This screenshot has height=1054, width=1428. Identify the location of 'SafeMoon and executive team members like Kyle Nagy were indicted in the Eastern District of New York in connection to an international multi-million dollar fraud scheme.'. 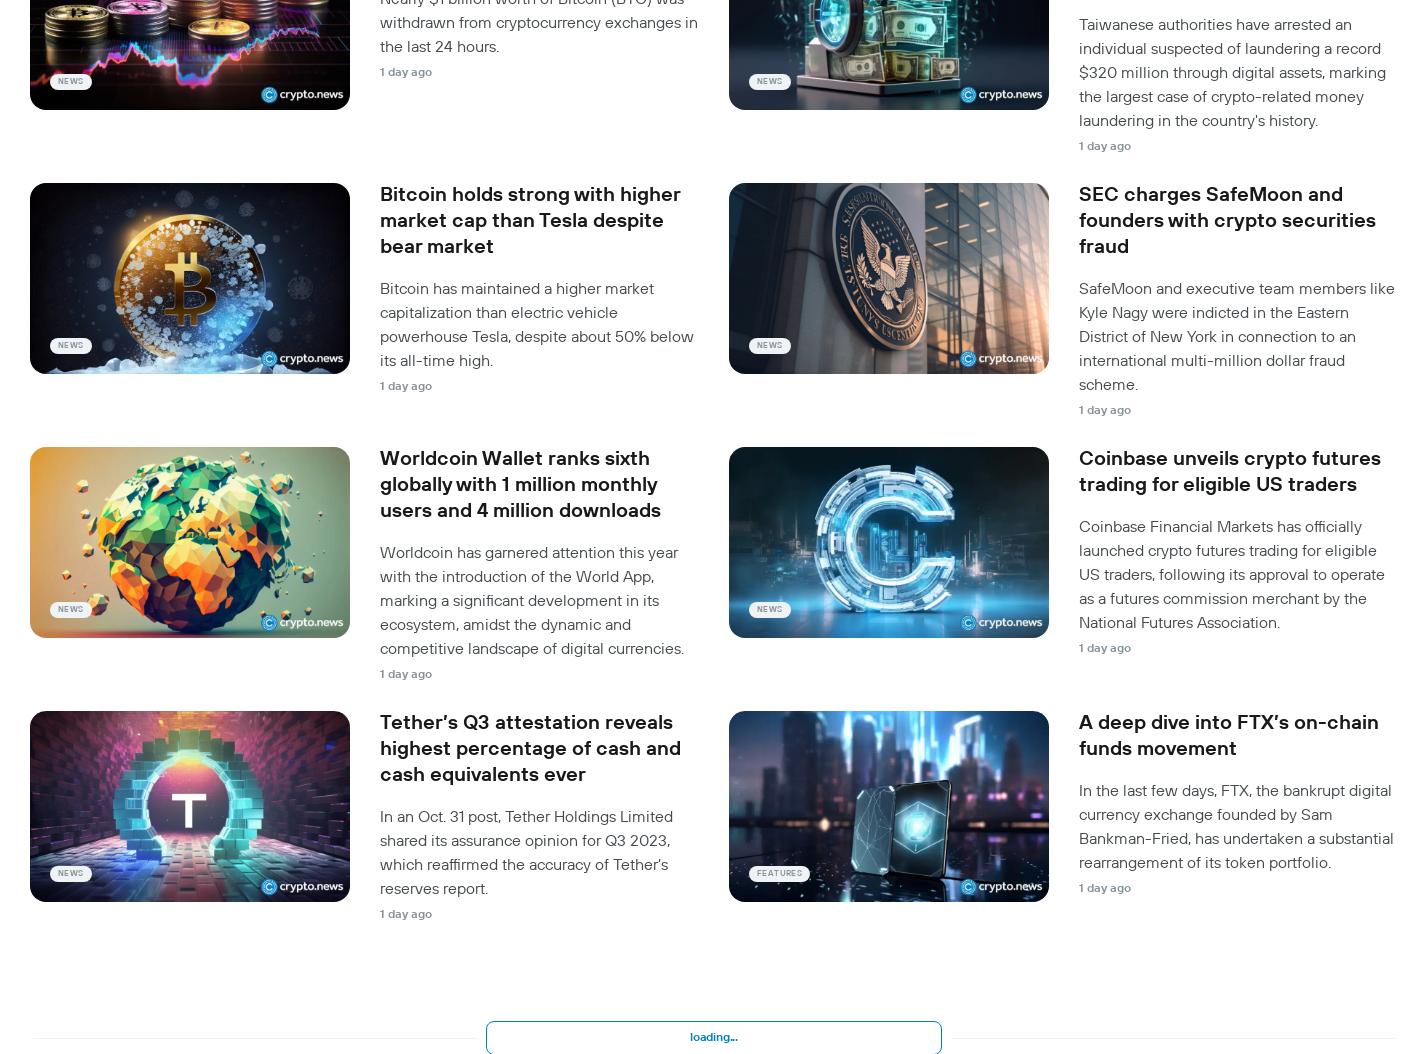
(1236, 336).